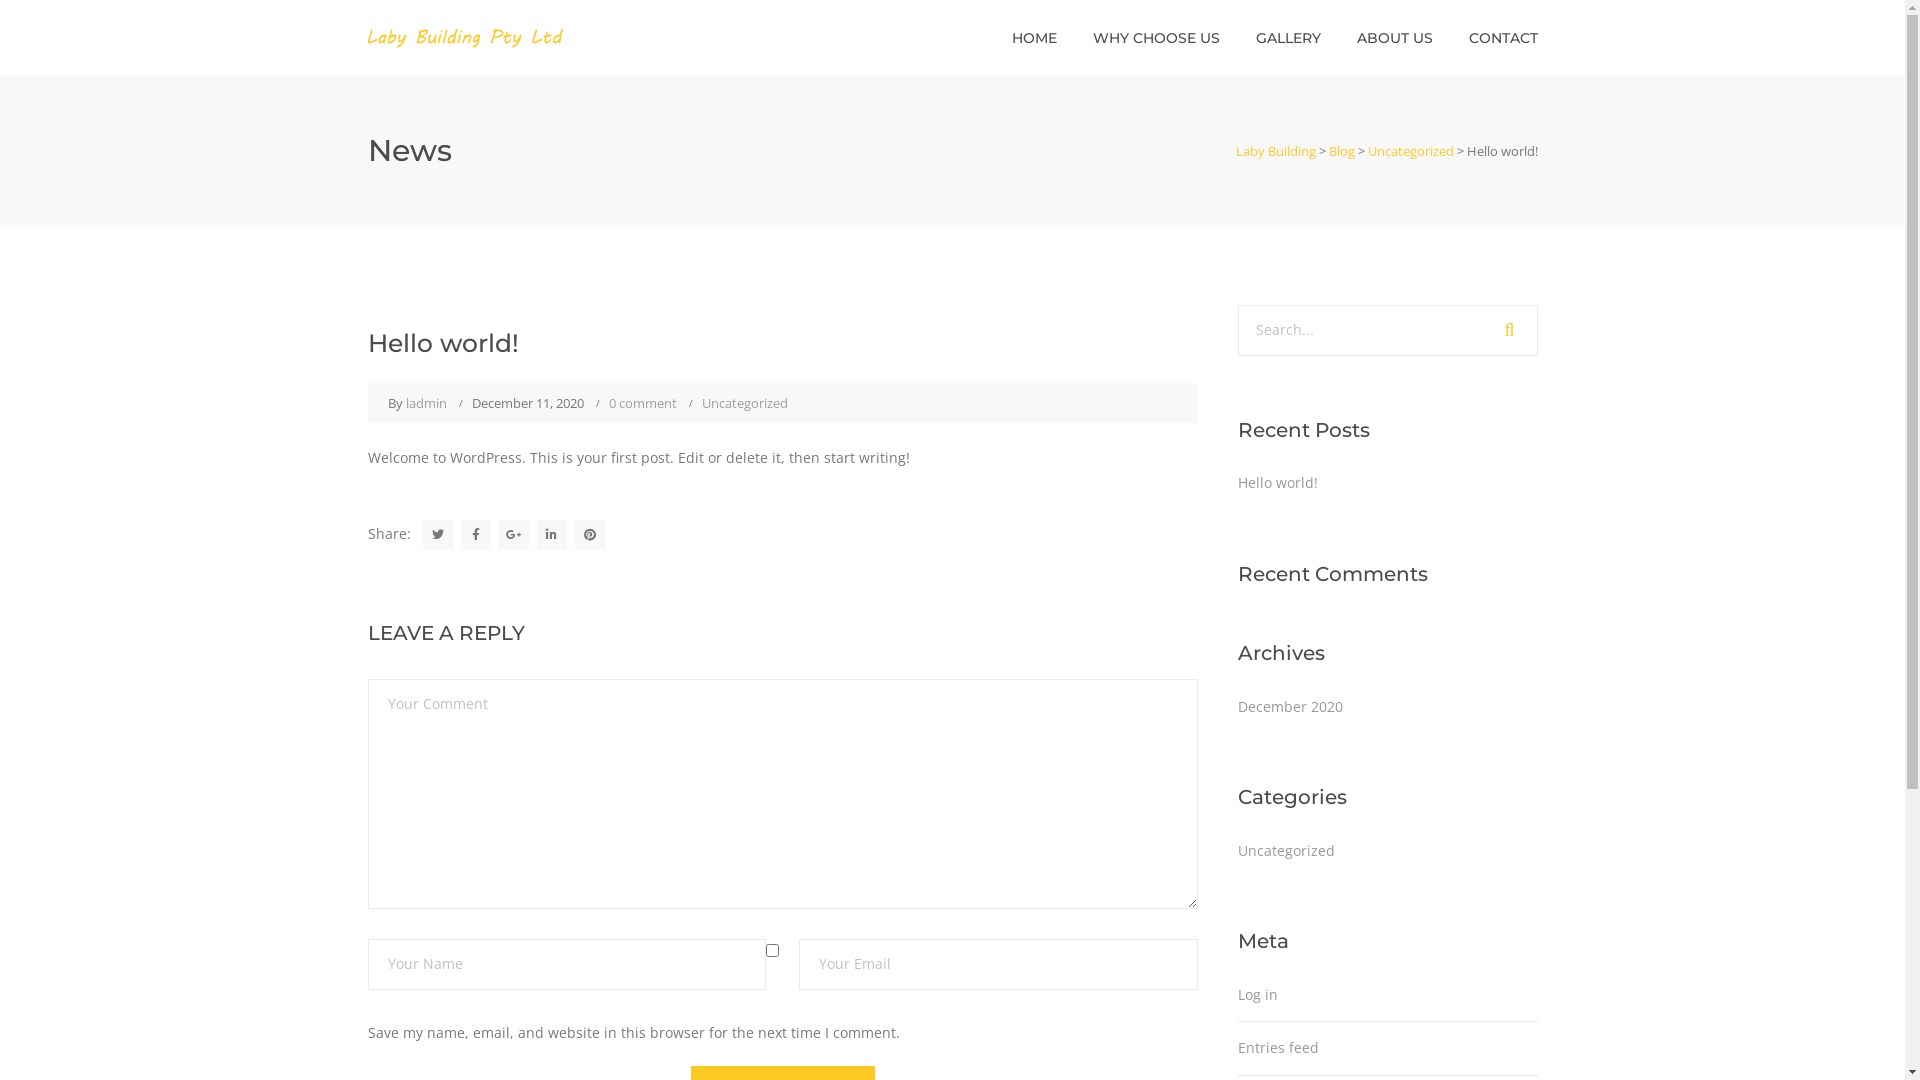 This screenshot has height=1080, width=1920. I want to click on 'Hello world!', so click(1276, 482).